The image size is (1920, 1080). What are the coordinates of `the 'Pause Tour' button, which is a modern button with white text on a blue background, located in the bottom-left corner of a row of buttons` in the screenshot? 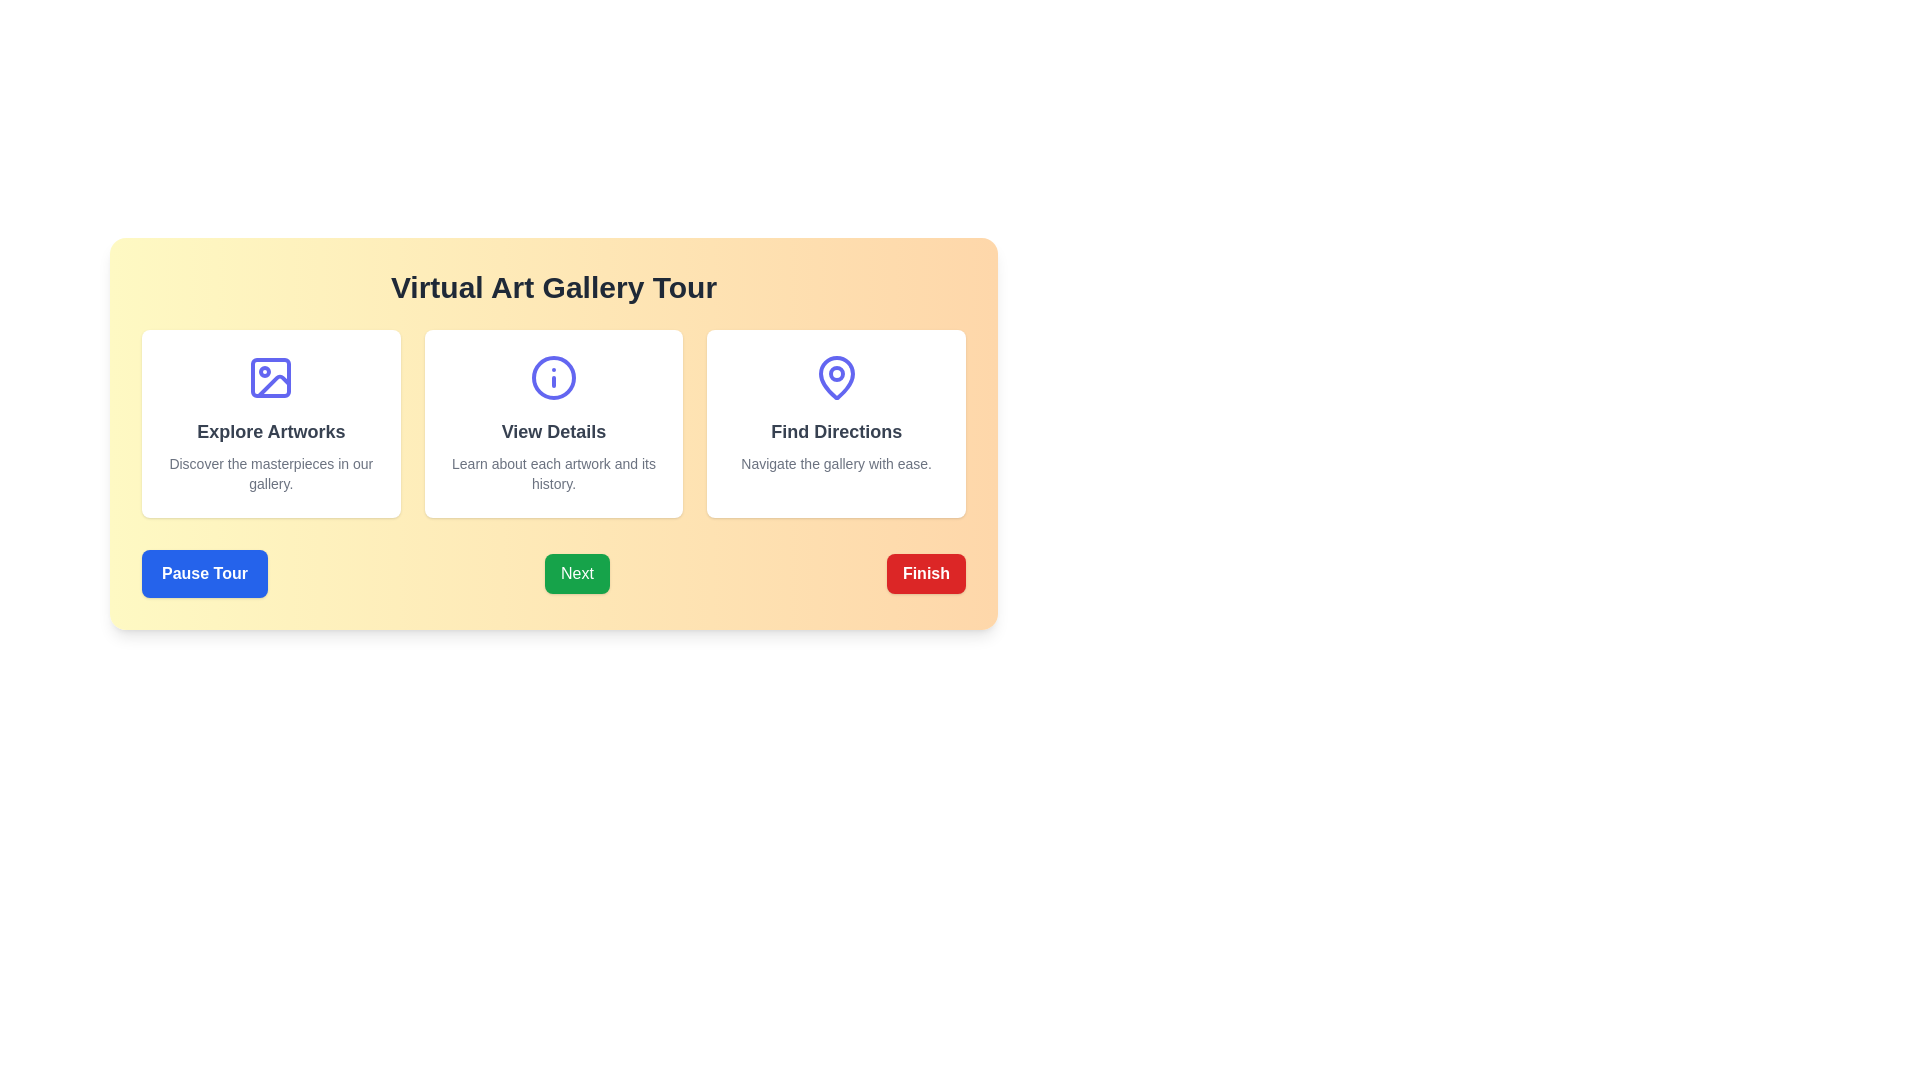 It's located at (205, 574).